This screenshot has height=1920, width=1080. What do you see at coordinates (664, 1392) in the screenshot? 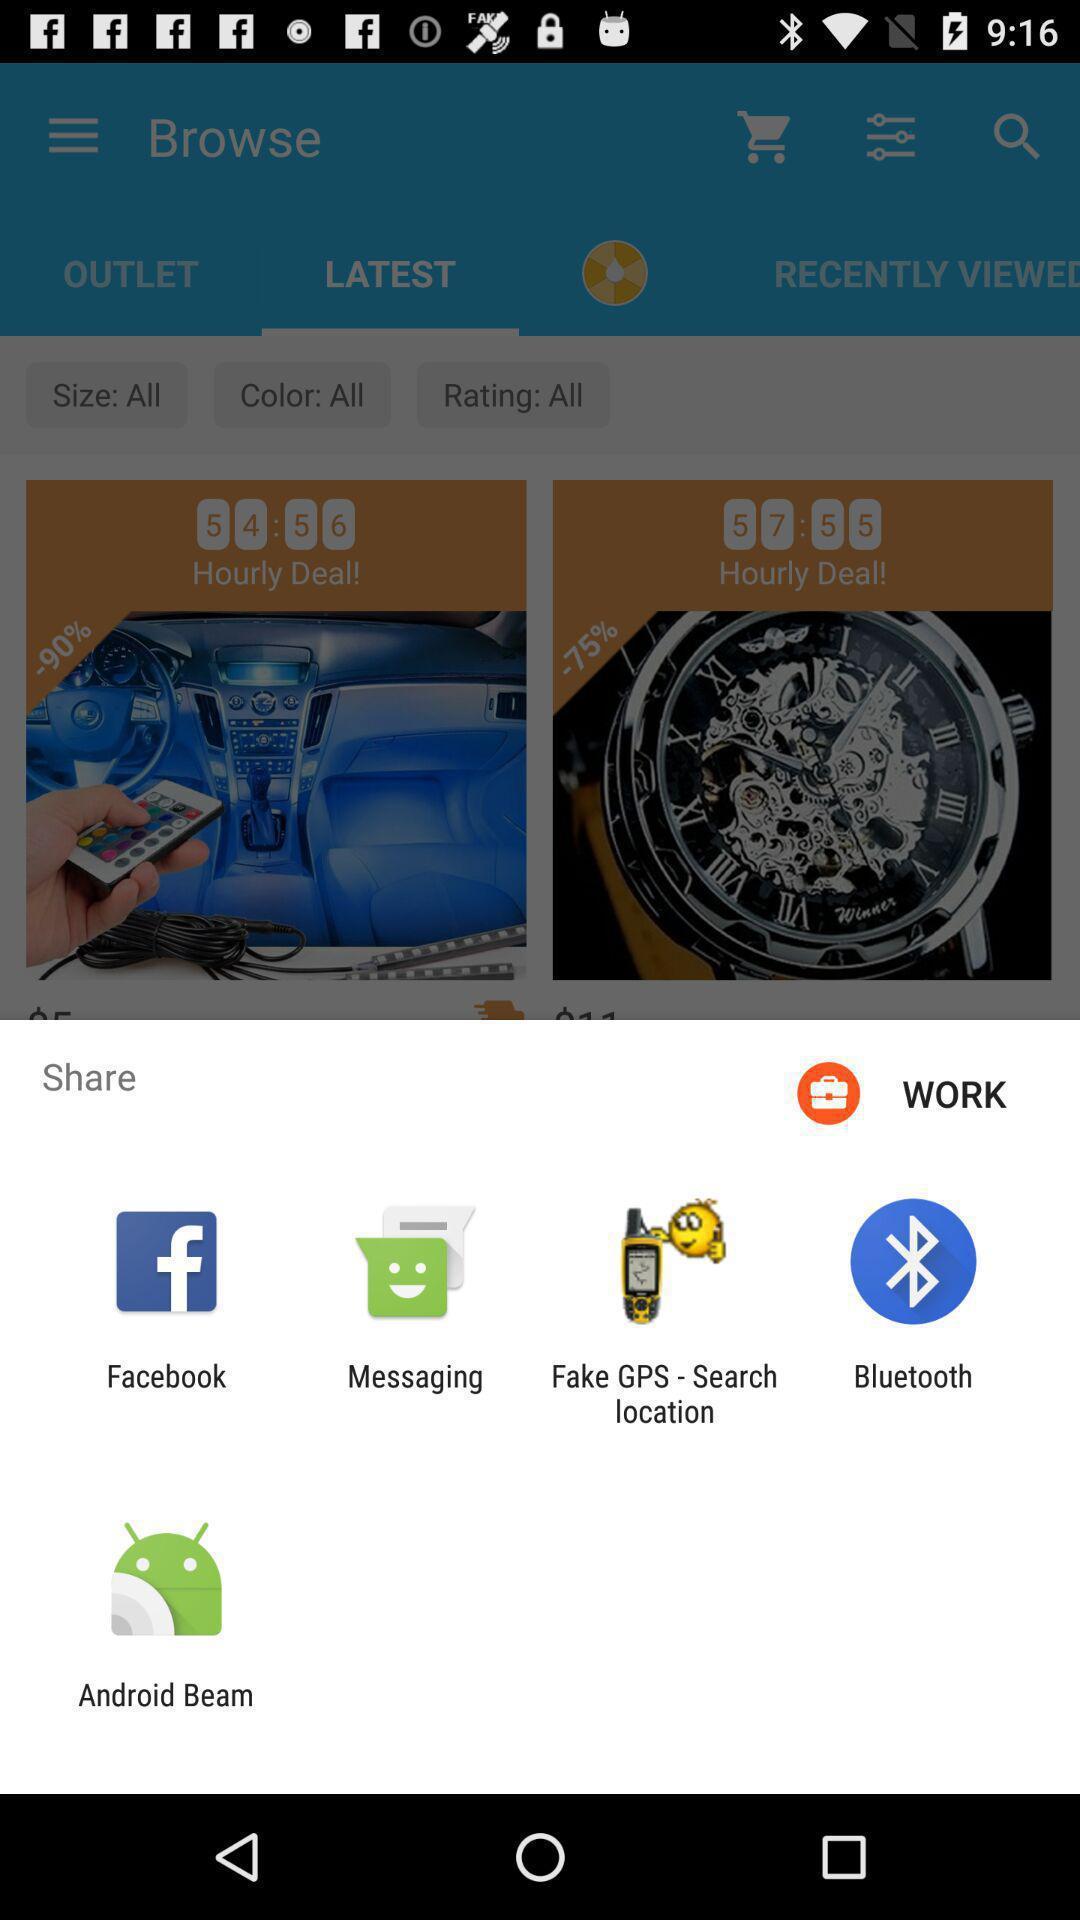
I see `app to the right of messaging item` at bounding box center [664, 1392].